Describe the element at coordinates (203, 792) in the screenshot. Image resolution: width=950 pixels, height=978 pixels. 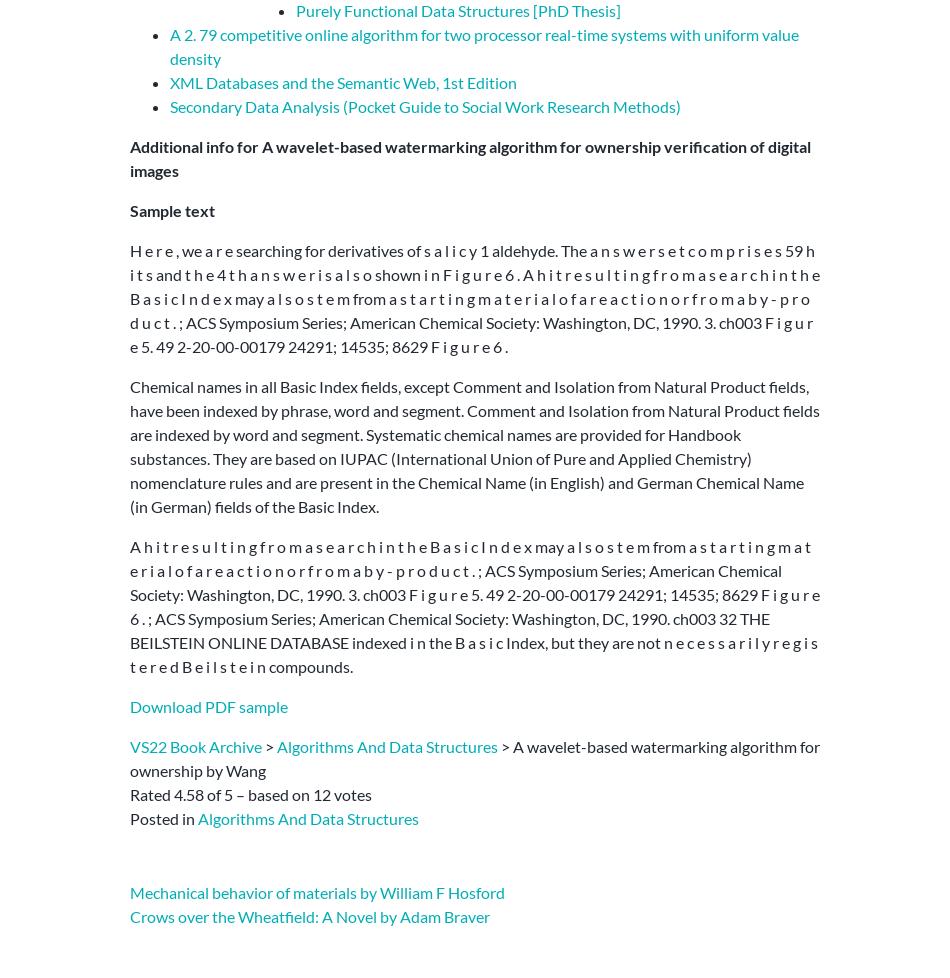
I see `'of'` at that location.